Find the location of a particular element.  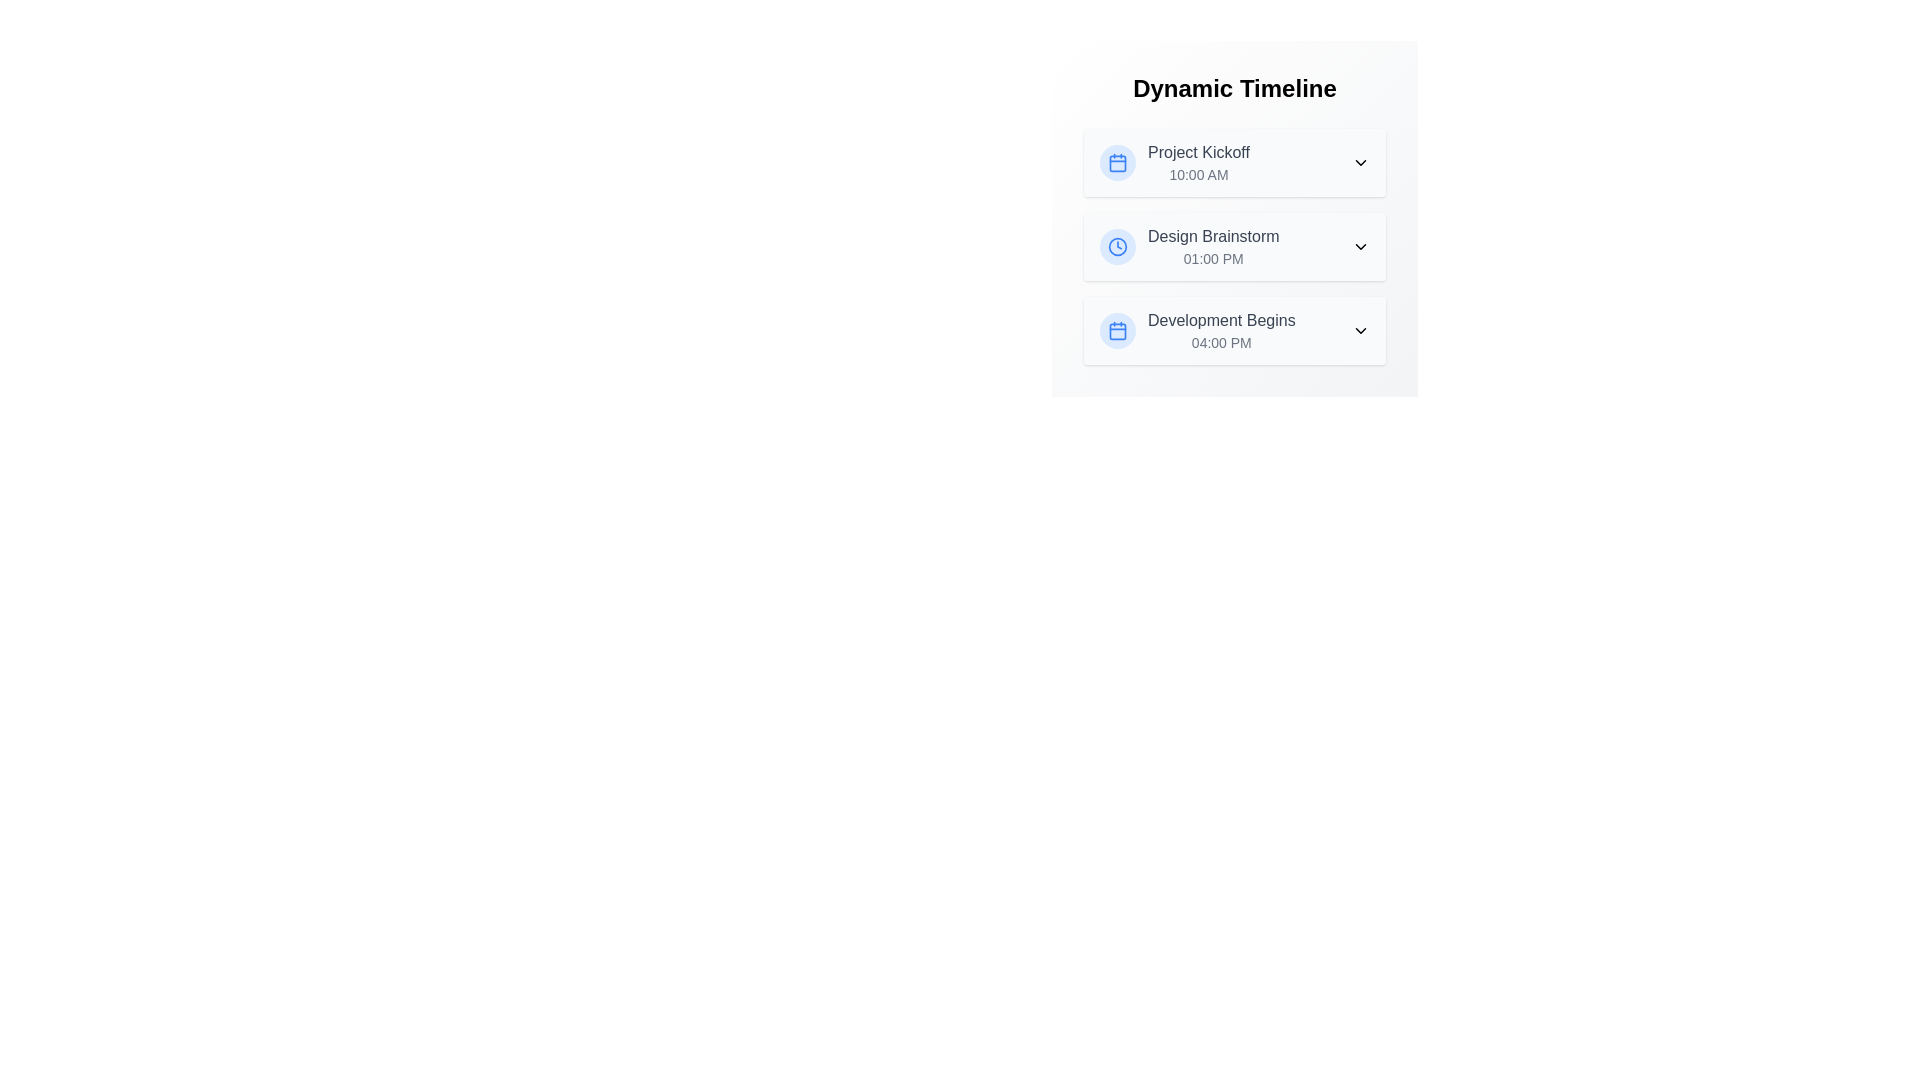

the calendar event icon for 'Project Kickoff' located to the left of the text 'Project Kickoff' and '10:00 AM' in the 'Dynamic Timeline' list is located at coordinates (1117, 161).